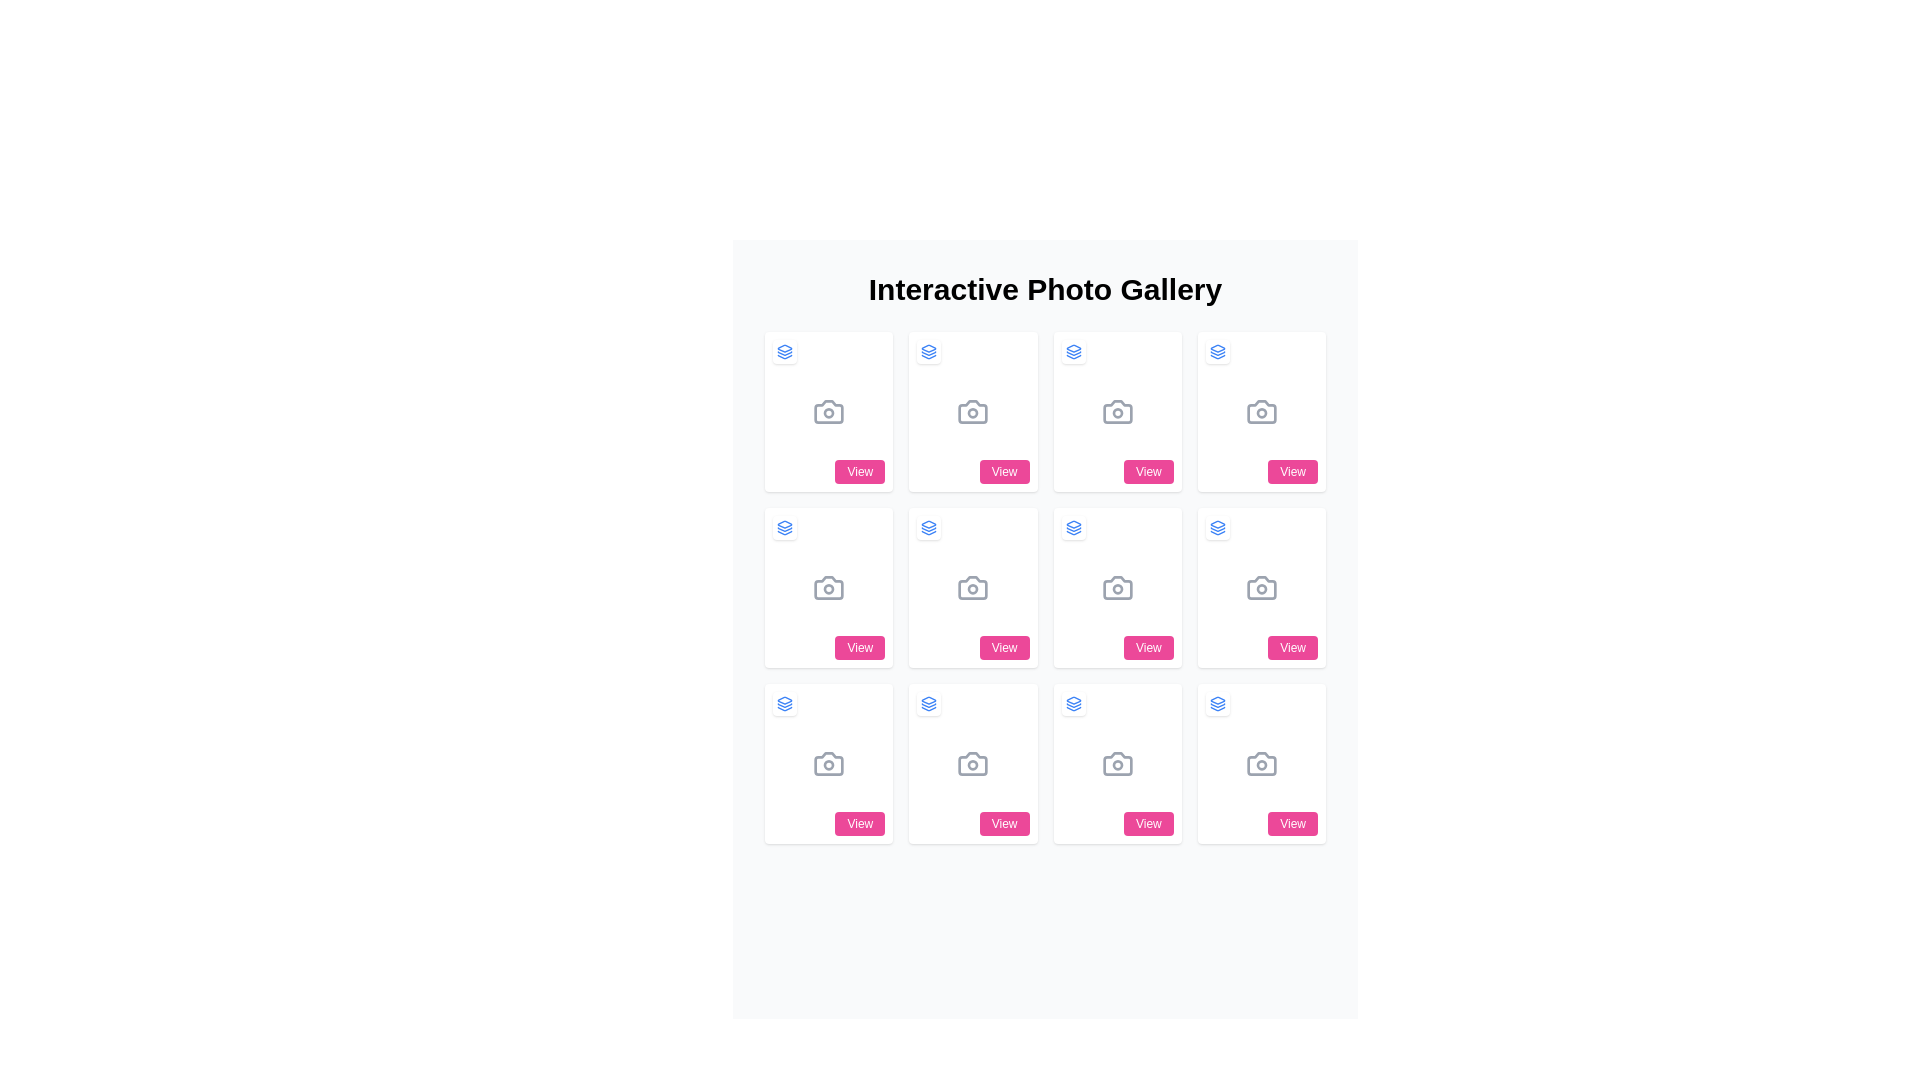 The height and width of the screenshot is (1080, 1920). What do you see at coordinates (829, 763) in the screenshot?
I see `the camera icon, which is styled as an outline with a rounded lens and a flash indicator, located in the fourth row and first column of the photo gallery grid` at bounding box center [829, 763].